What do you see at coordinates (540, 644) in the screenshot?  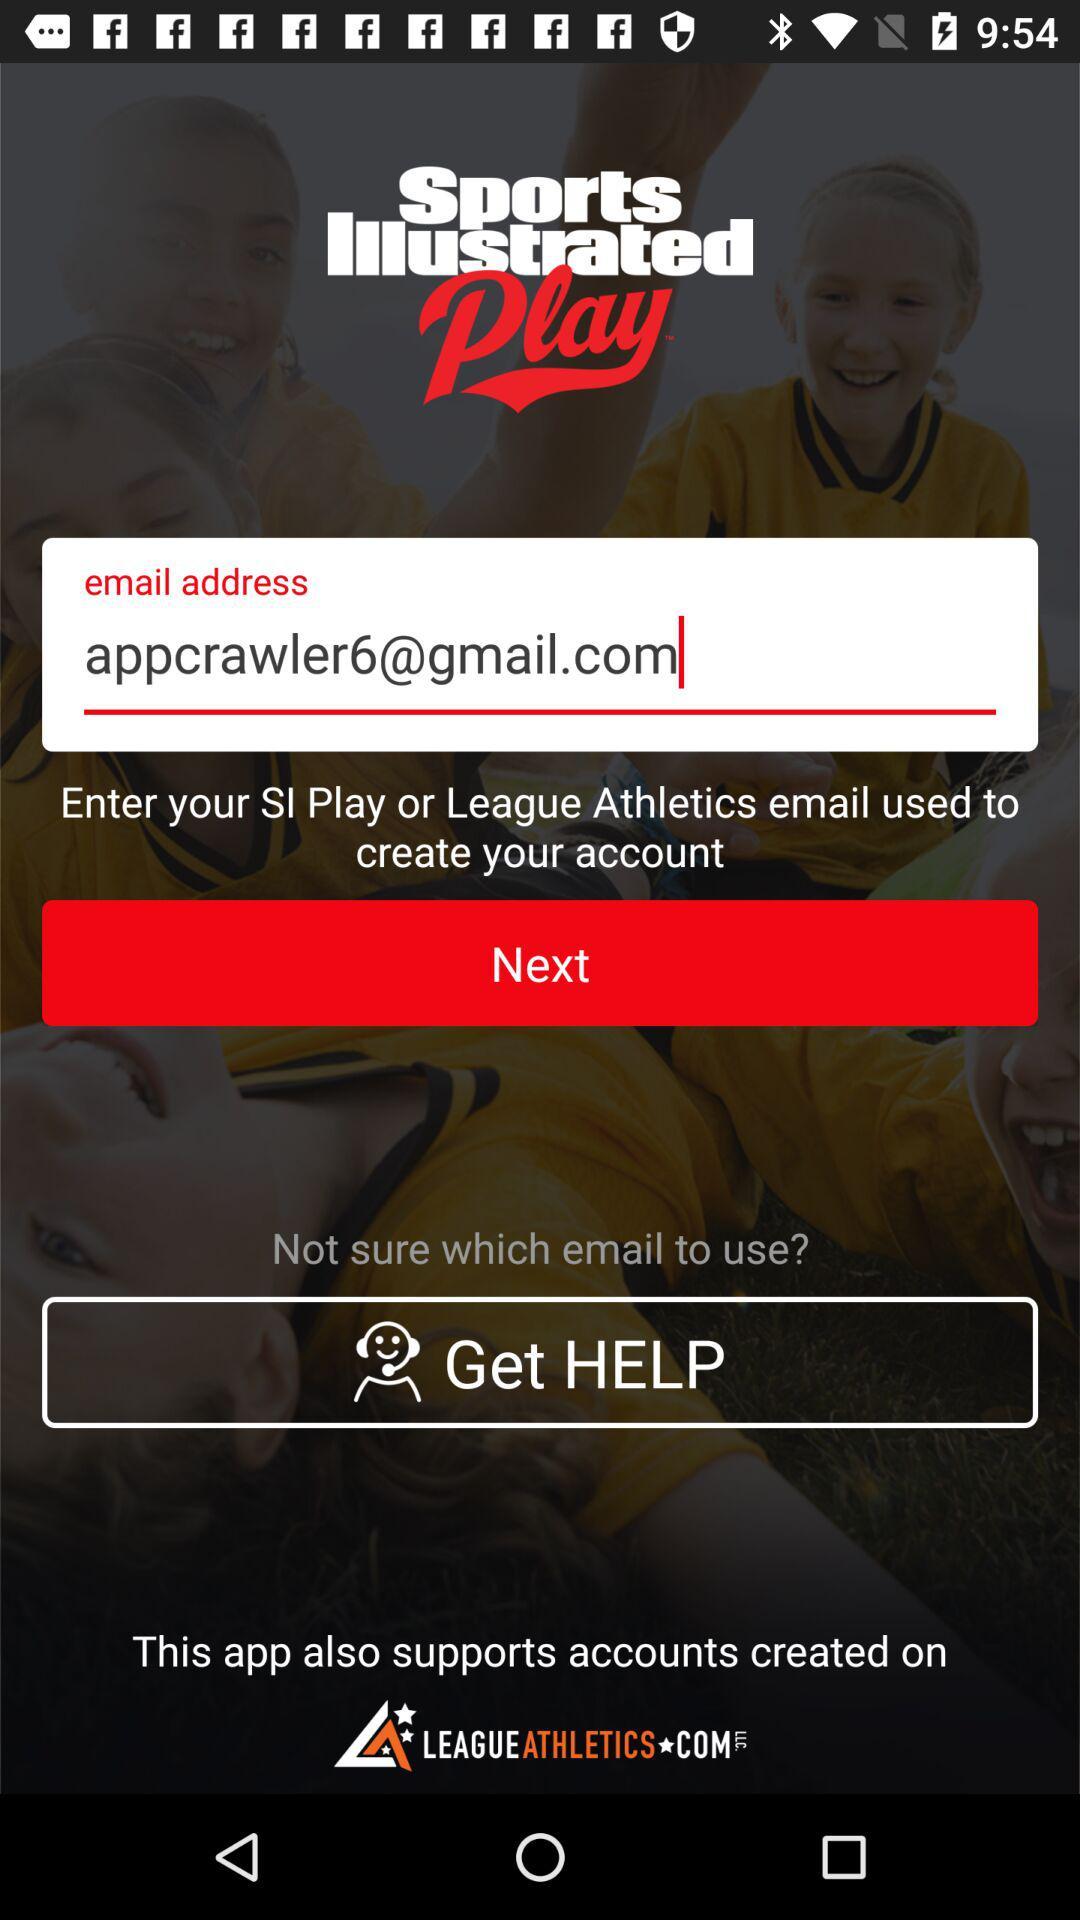 I see `the icon above enter your si` at bounding box center [540, 644].